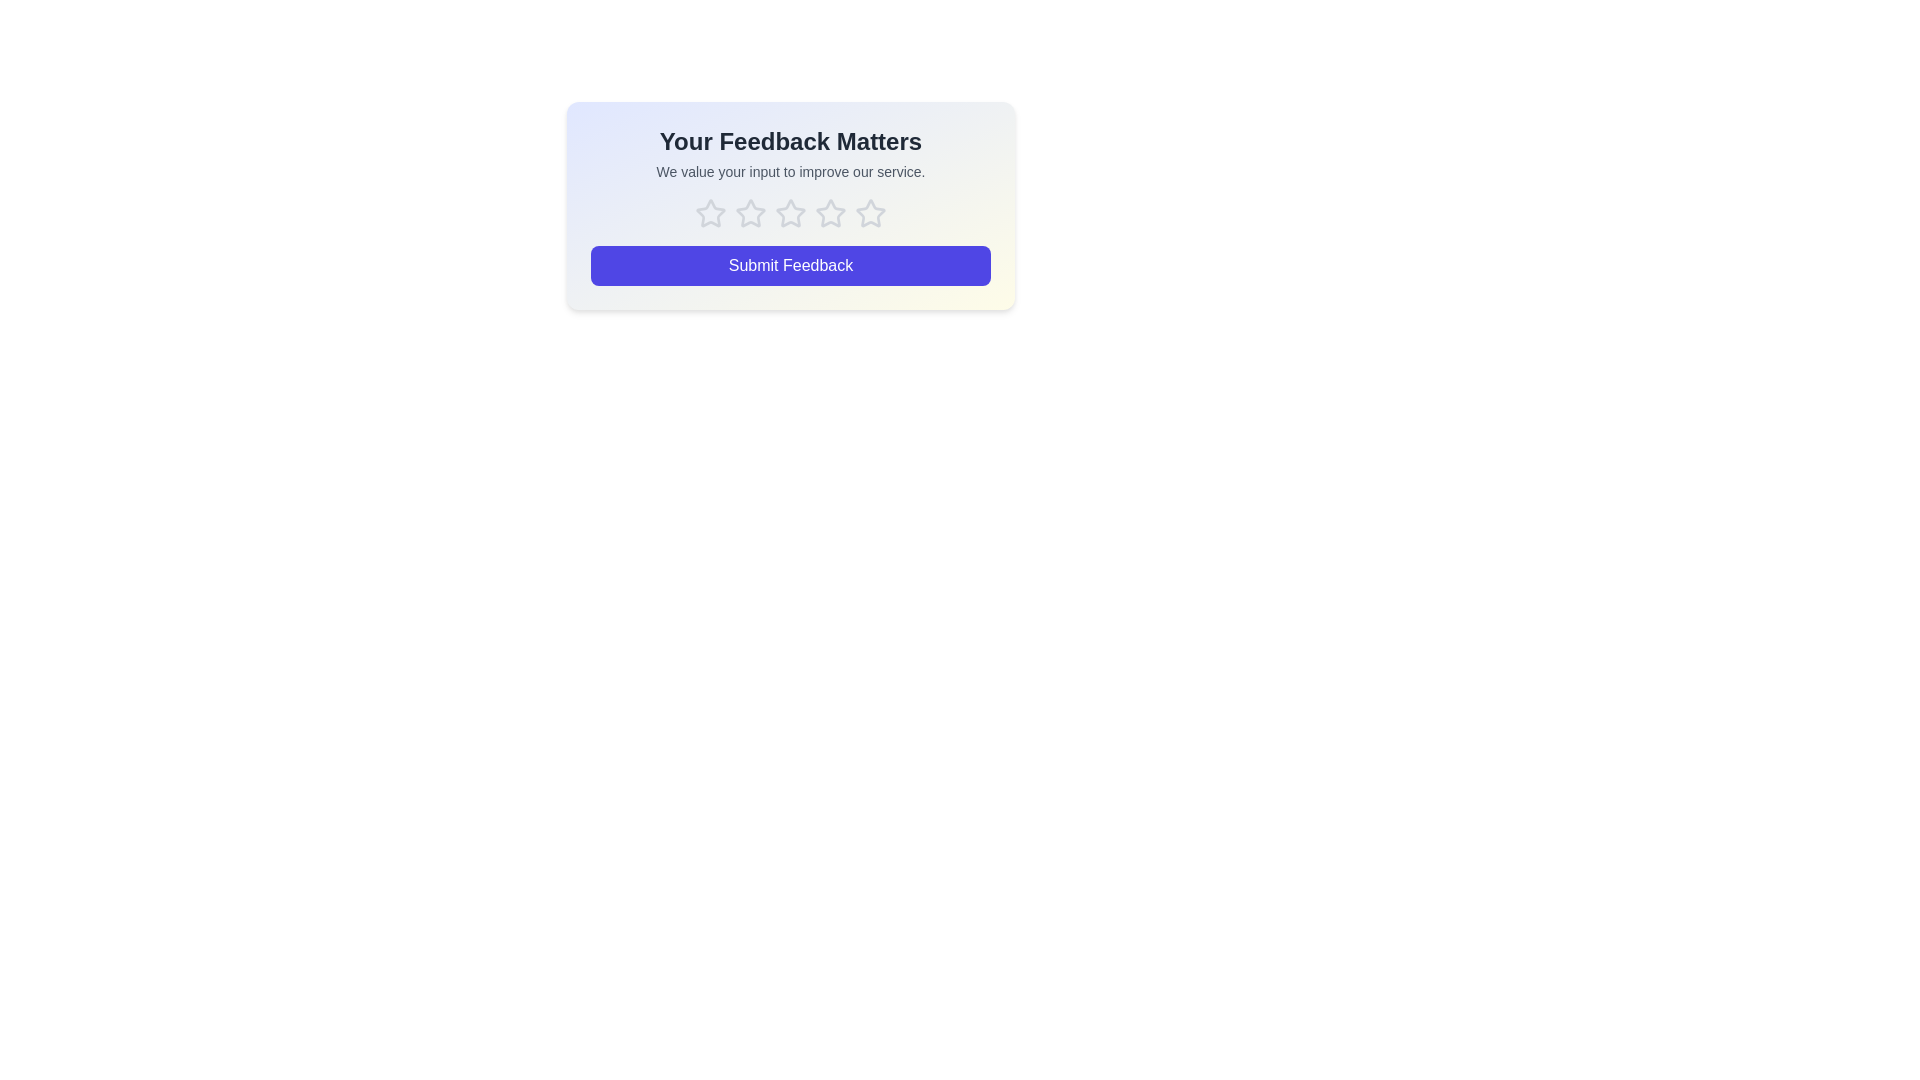 Image resolution: width=1920 pixels, height=1080 pixels. Describe the element at coordinates (830, 213) in the screenshot. I see `the fourth star icon in the rating system` at that location.